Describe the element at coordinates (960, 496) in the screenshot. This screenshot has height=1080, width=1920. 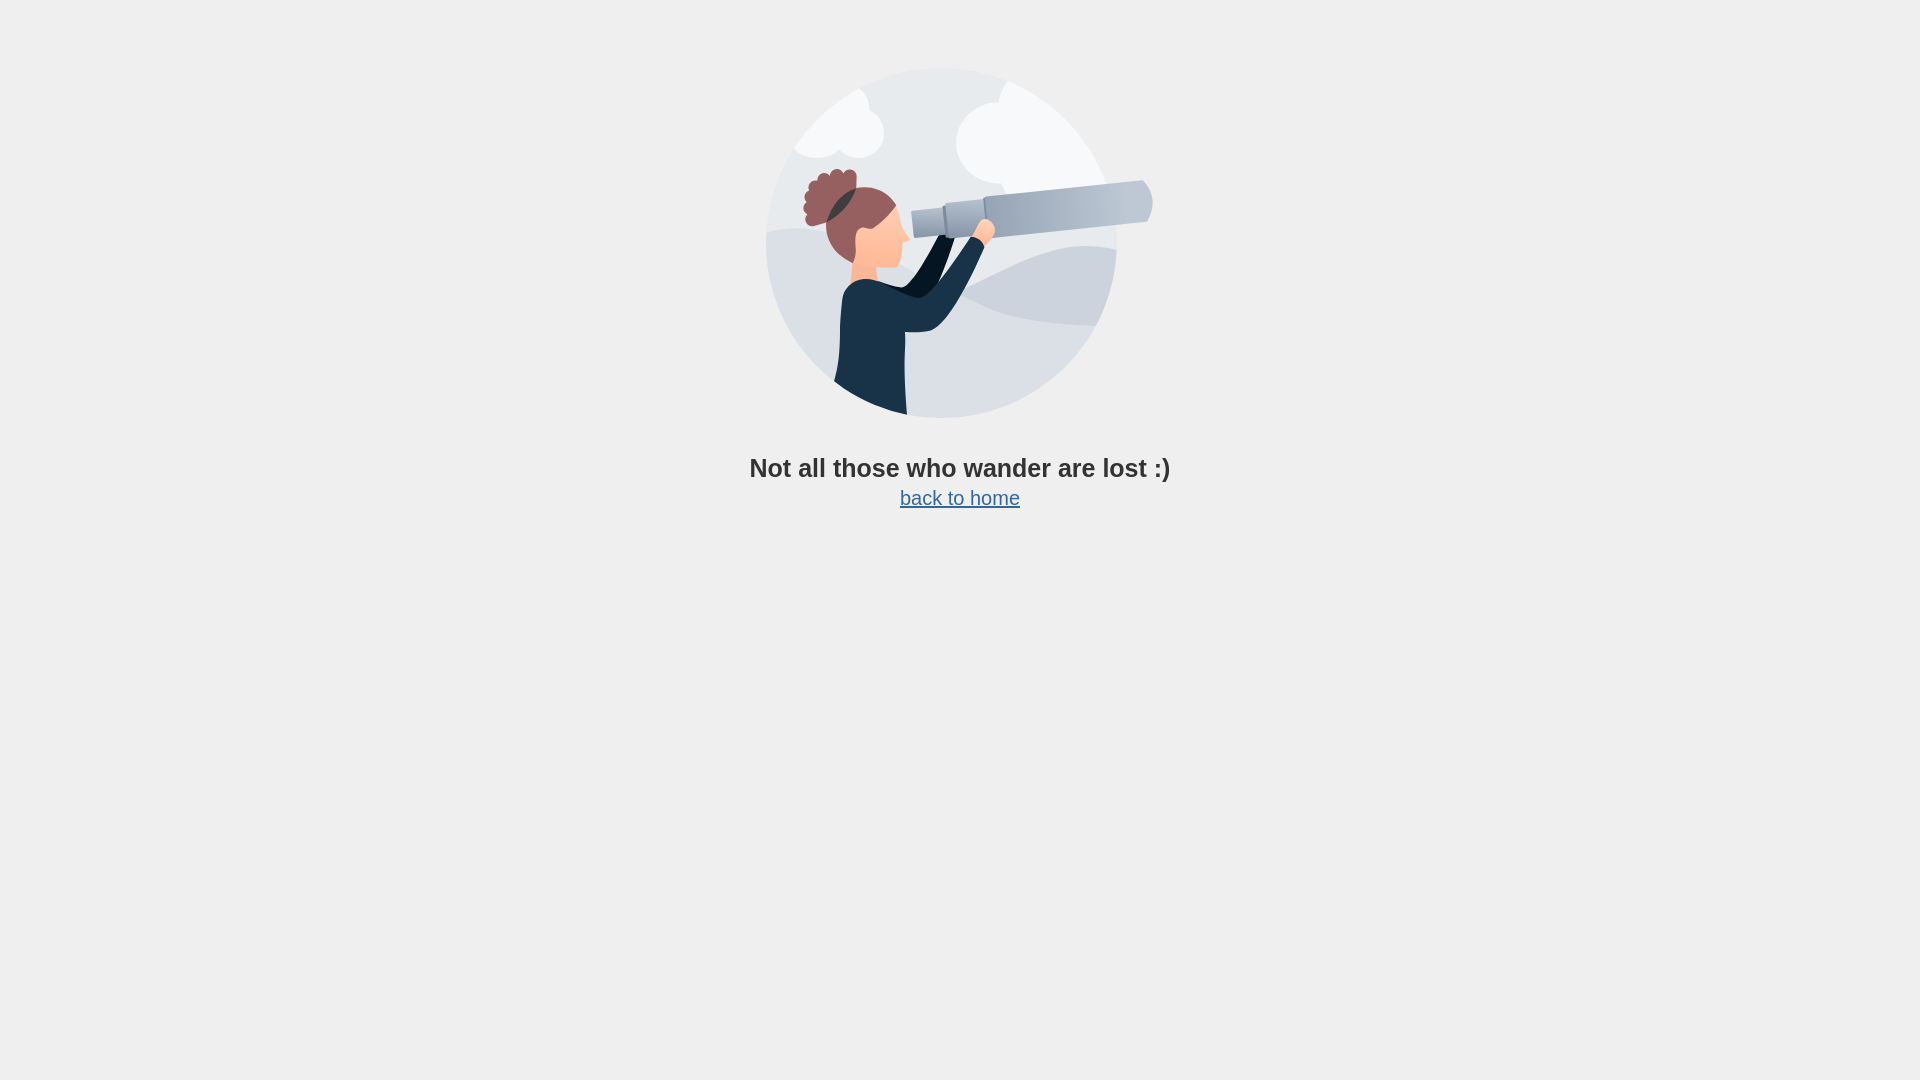
I see `'back to home'` at that location.